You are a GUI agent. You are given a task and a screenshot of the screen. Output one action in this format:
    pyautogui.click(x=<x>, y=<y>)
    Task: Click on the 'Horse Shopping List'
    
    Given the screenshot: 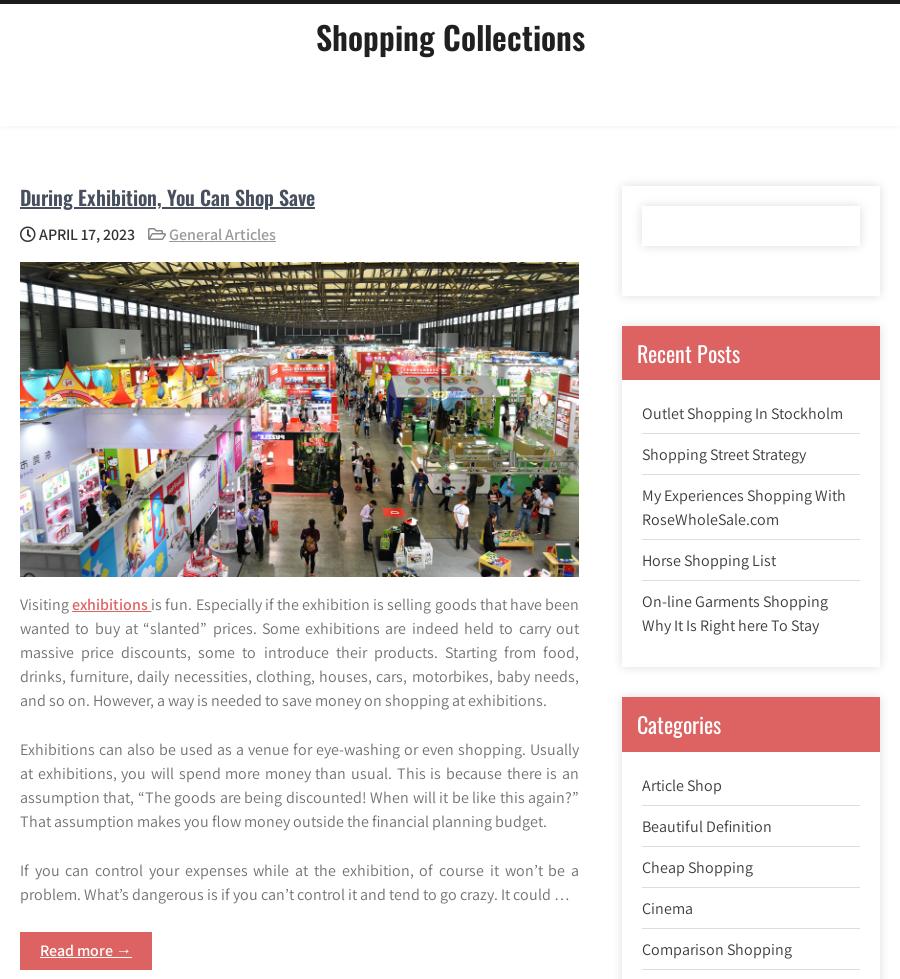 What is the action you would take?
    pyautogui.click(x=641, y=559)
    